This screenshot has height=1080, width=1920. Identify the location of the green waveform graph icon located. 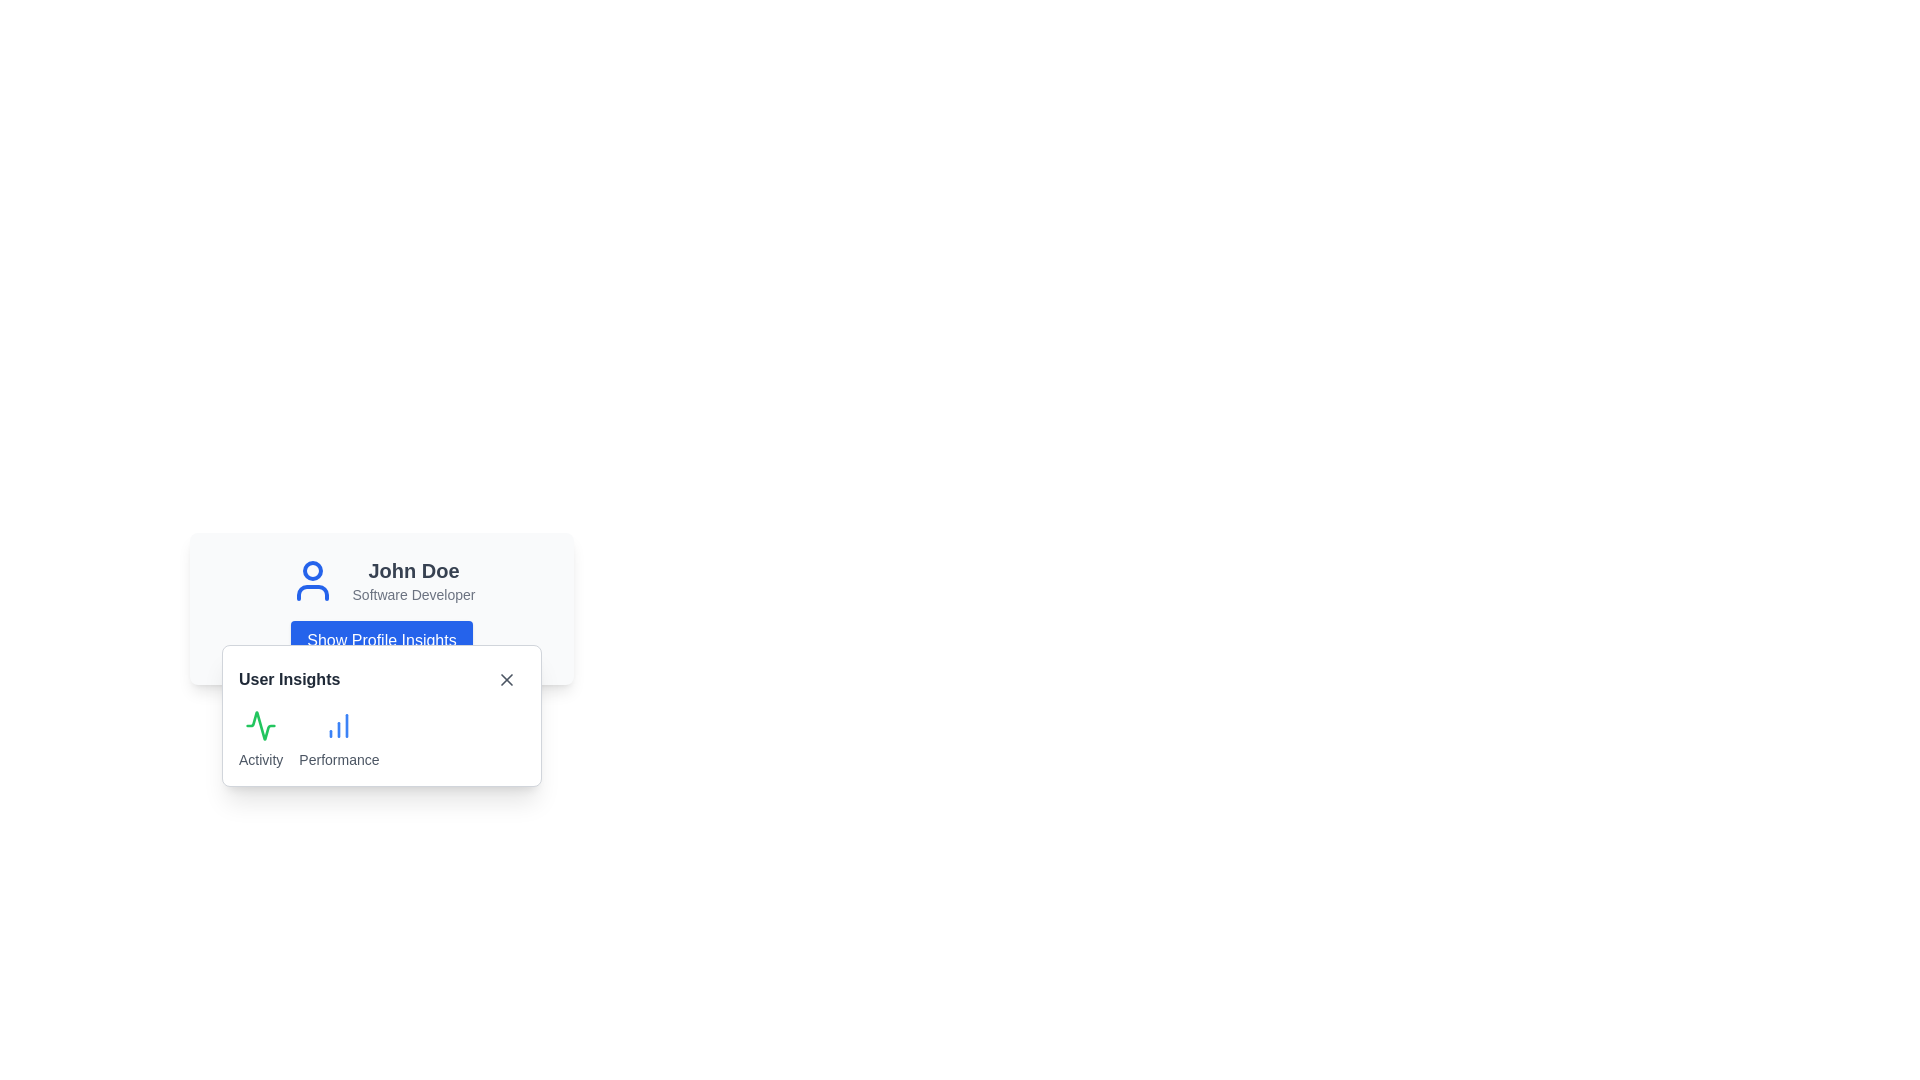
(260, 725).